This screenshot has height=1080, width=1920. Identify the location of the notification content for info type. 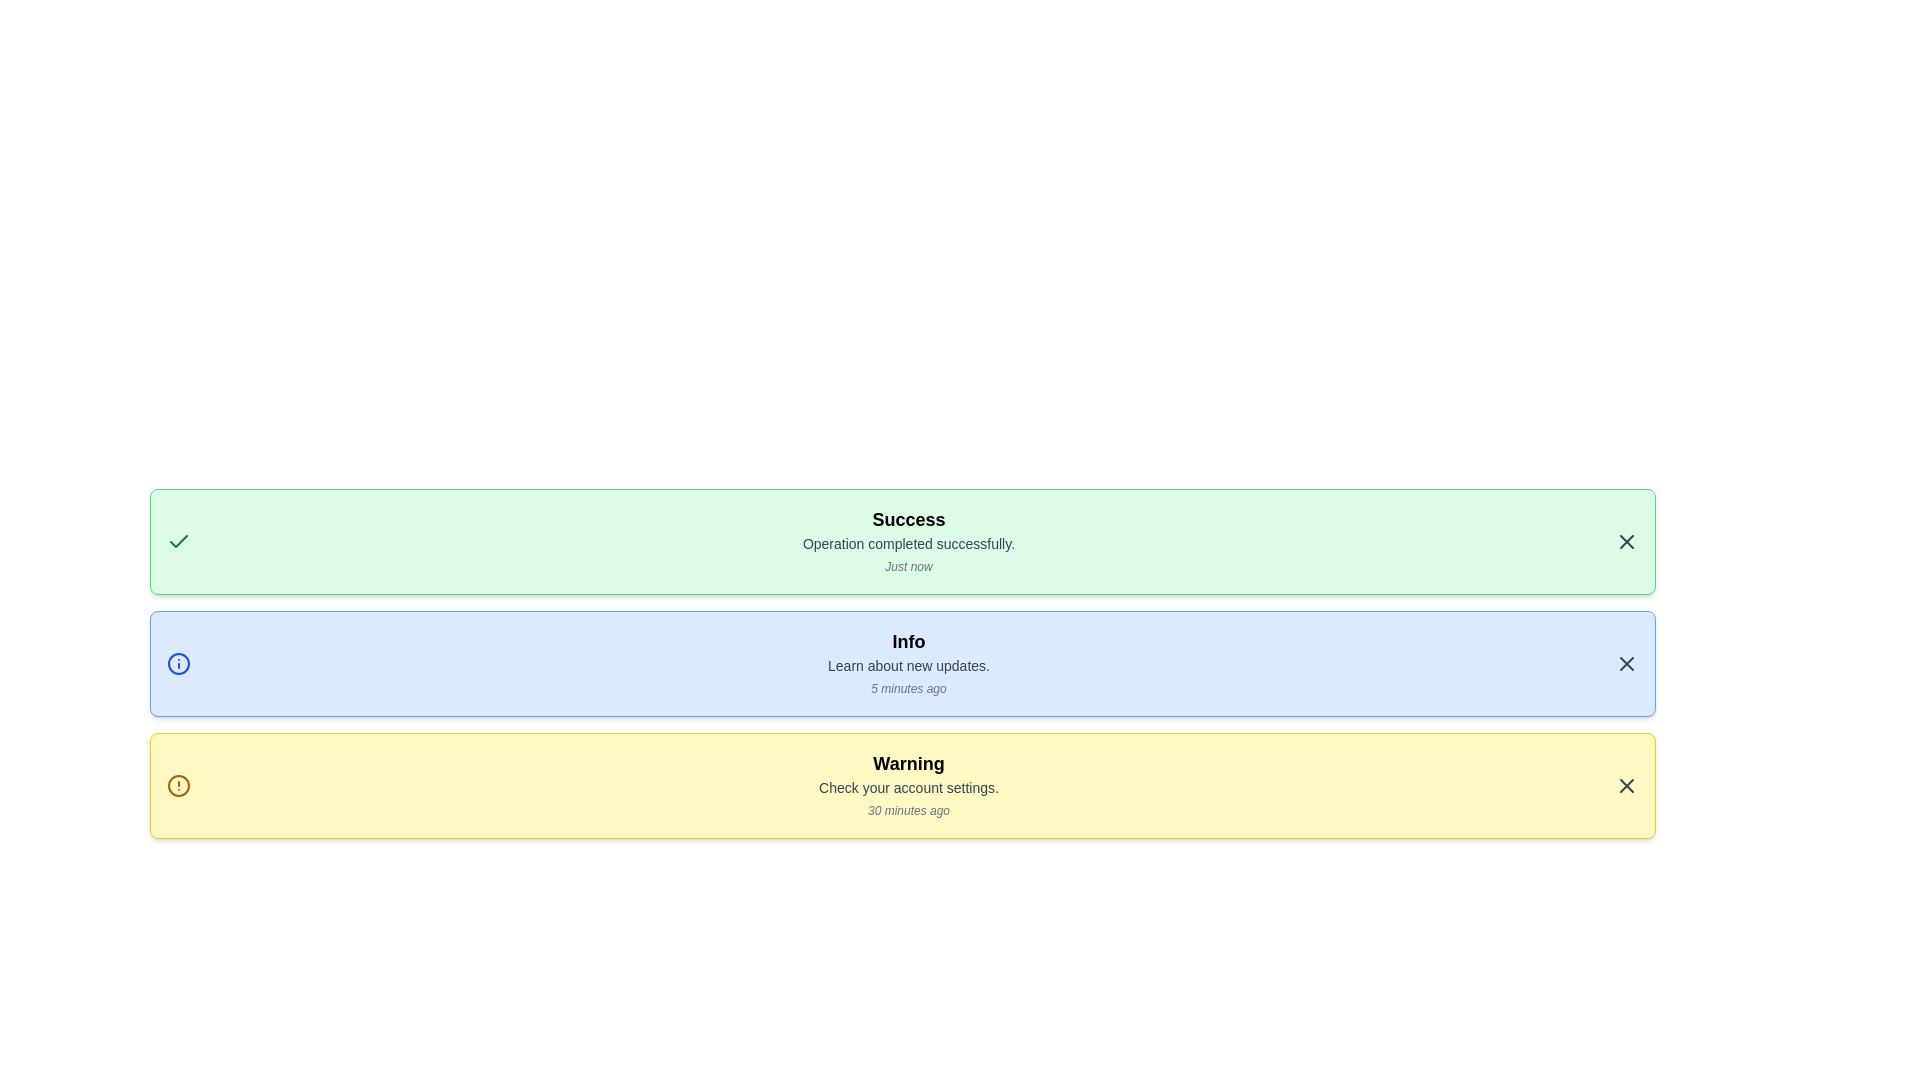
(901, 663).